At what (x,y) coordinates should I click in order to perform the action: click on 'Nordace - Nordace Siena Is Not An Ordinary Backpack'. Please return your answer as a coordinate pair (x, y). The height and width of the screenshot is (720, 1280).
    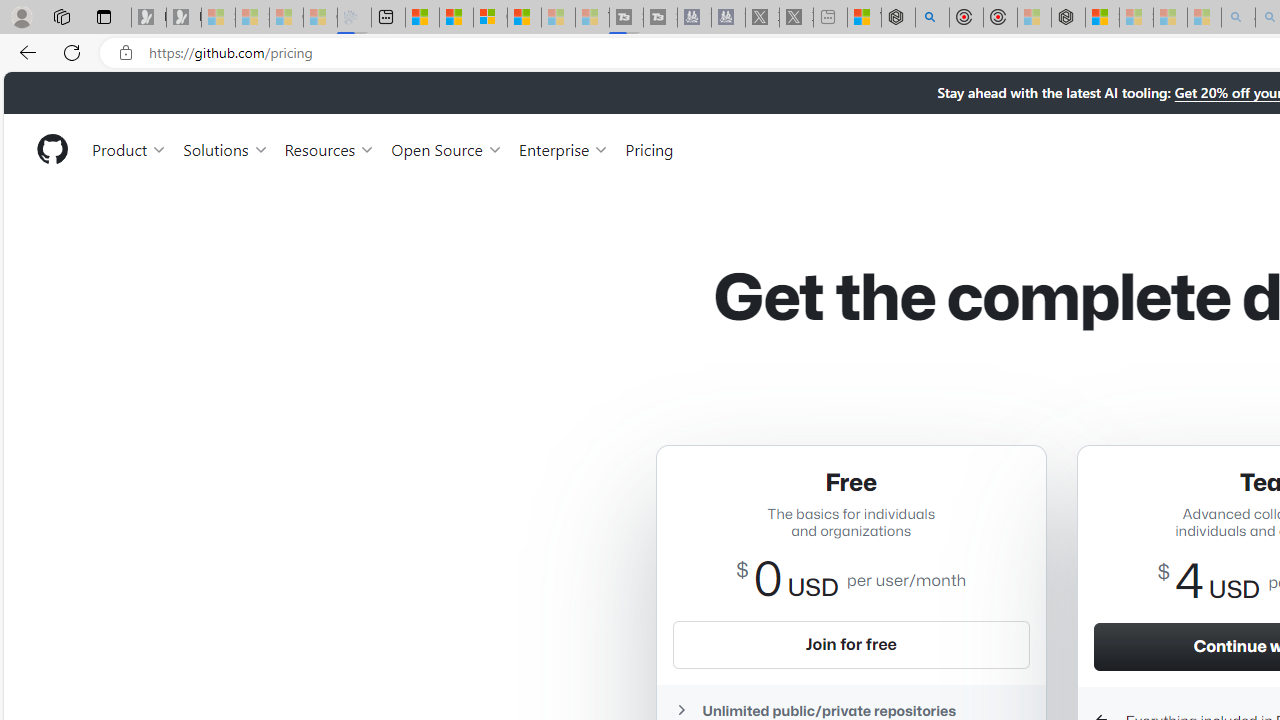
    Looking at the image, I should click on (1067, 17).